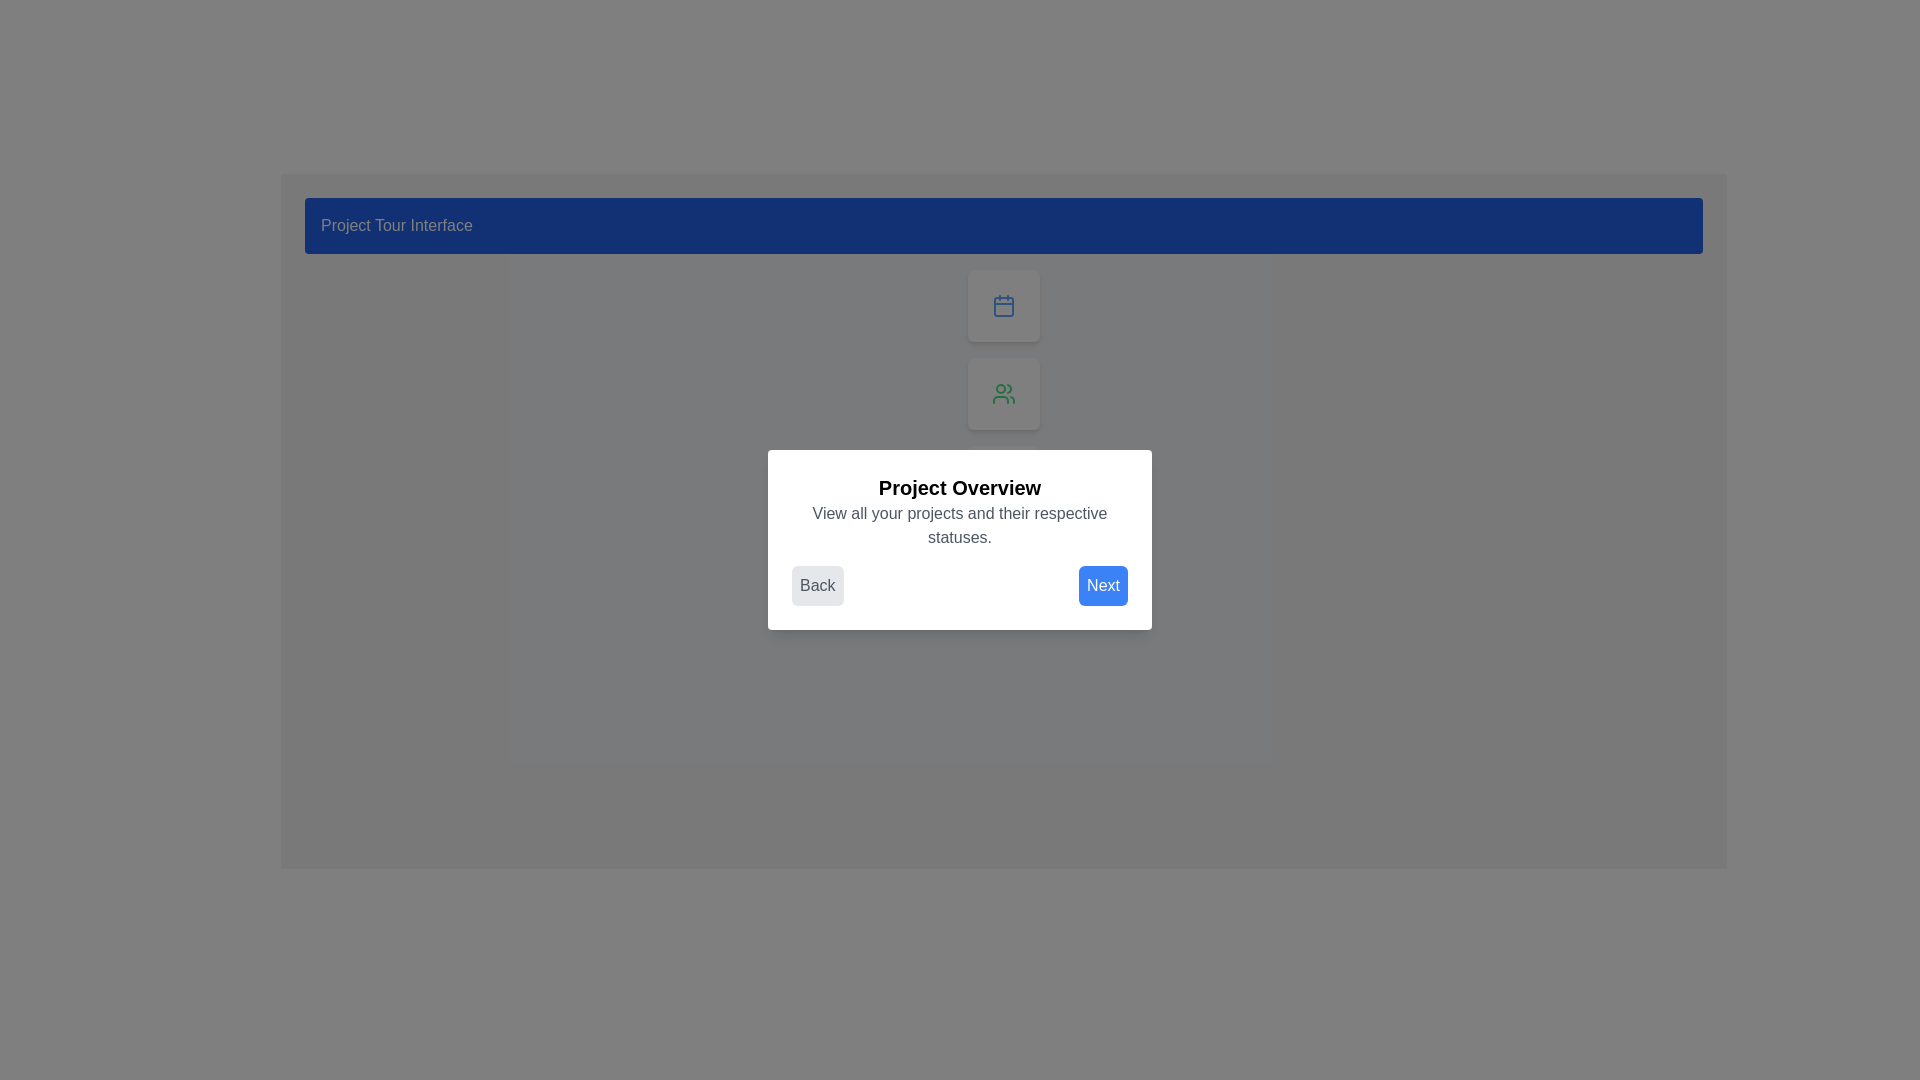  Describe the element at coordinates (1102, 585) in the screenshot. I see `the navigation button located at the bottom-right corner of the modal dialog to observe any hover effects` at that location.